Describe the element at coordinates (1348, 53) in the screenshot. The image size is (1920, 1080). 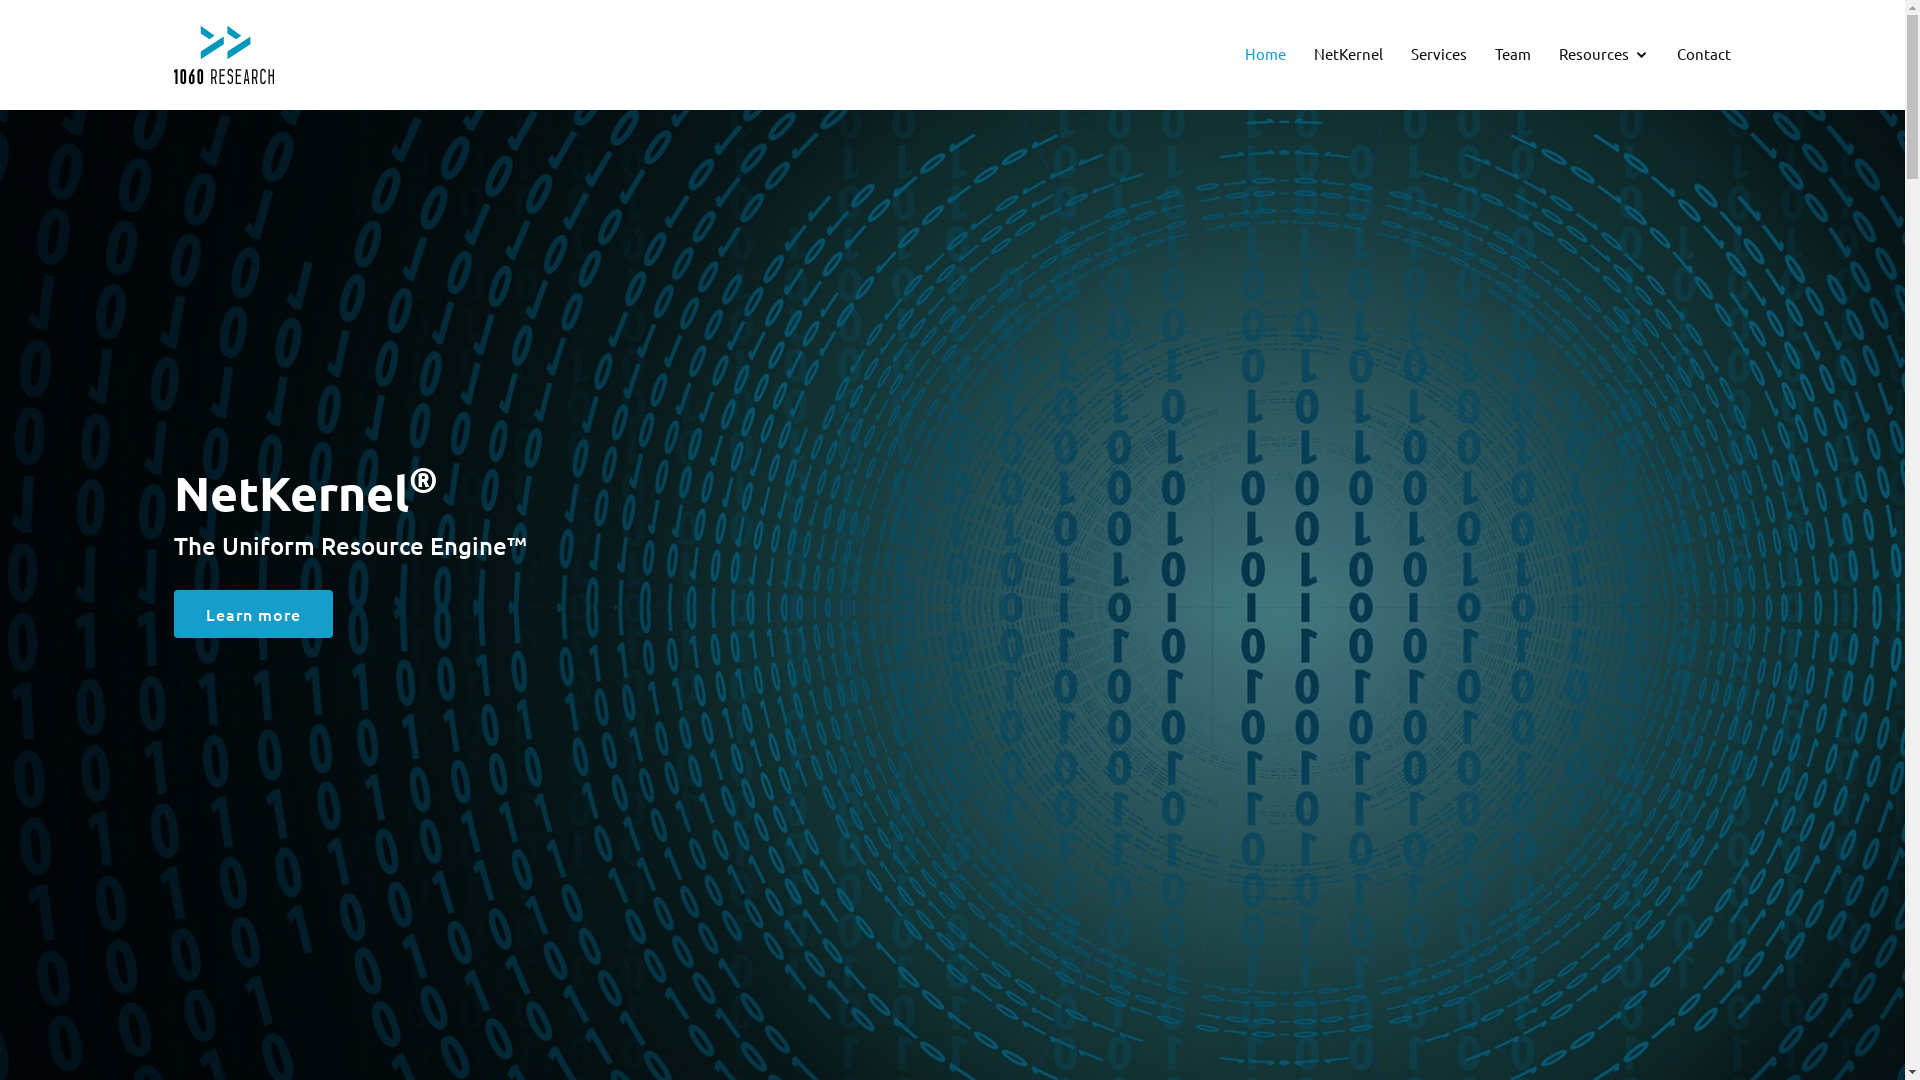
I see `'NetKernel'` at that location.